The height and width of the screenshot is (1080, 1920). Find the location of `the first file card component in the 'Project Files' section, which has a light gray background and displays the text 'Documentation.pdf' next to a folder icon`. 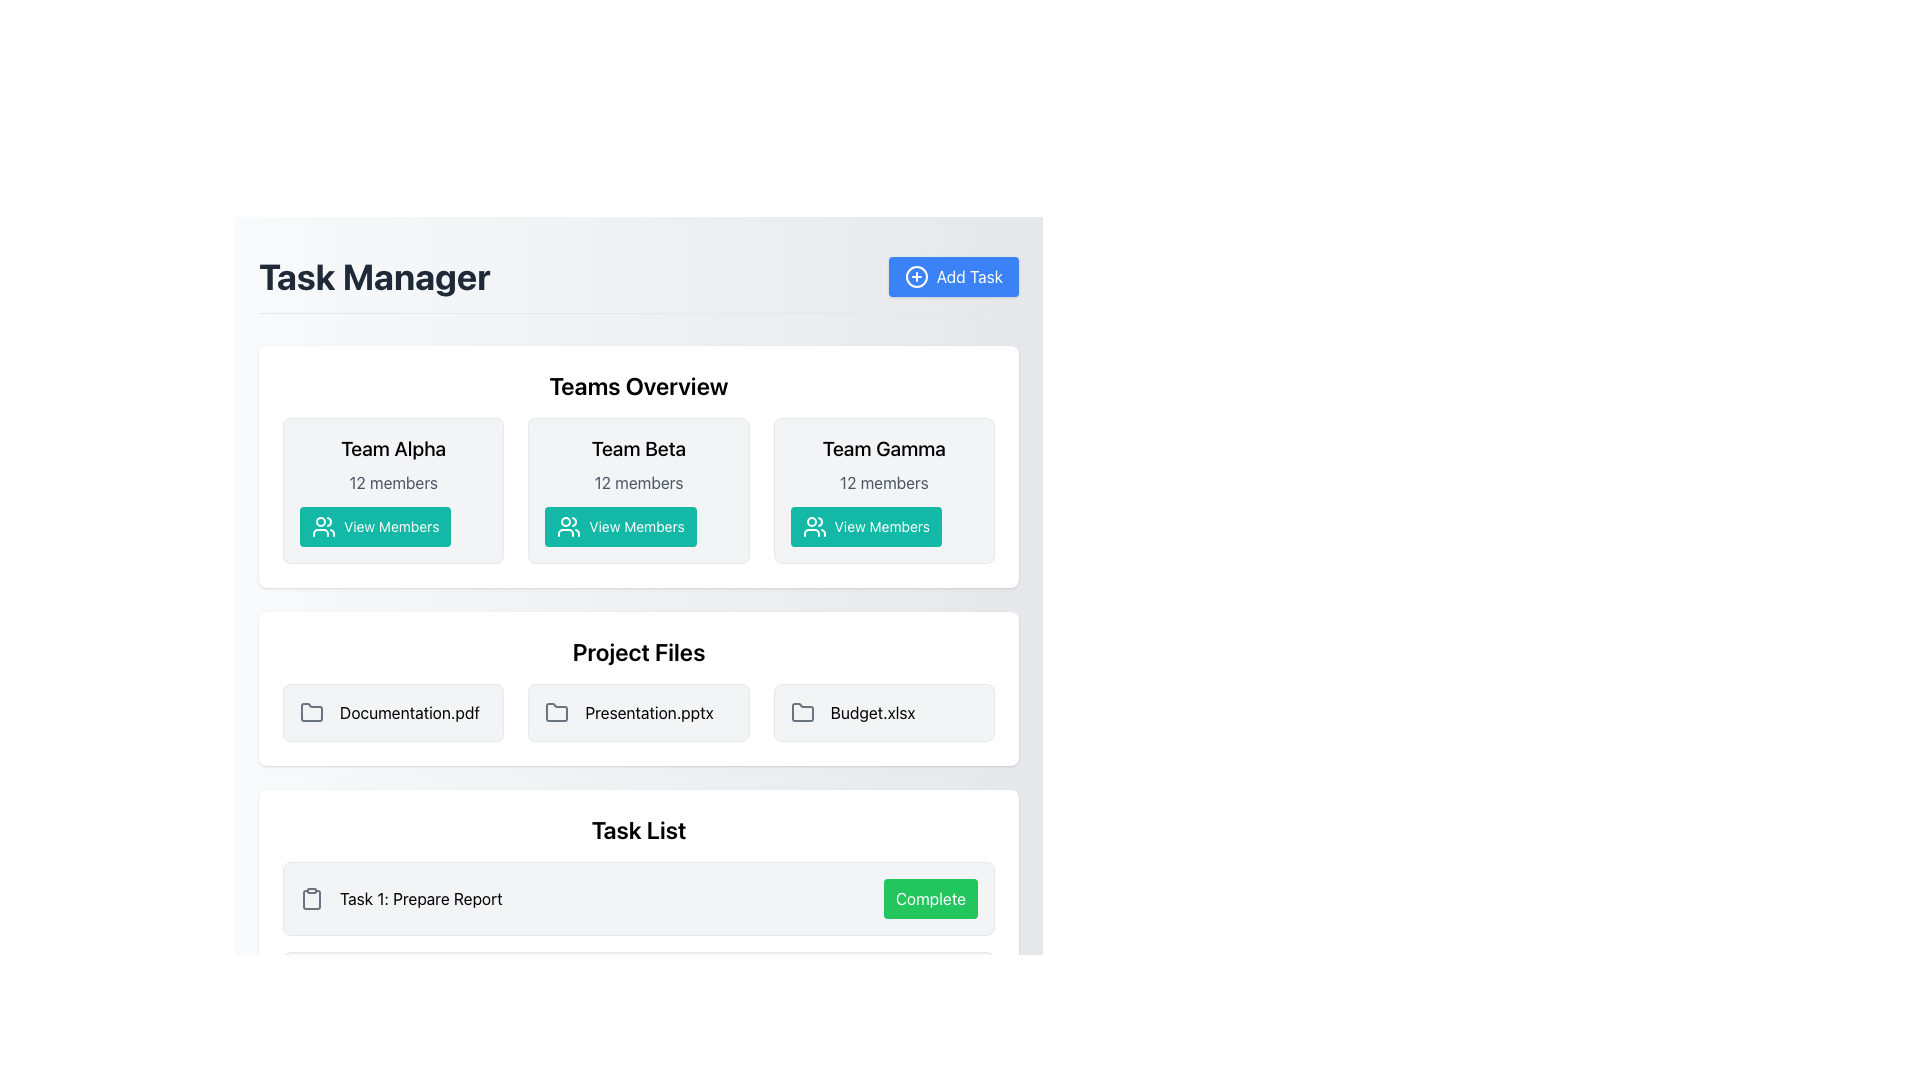

the first file card component in the 'Project Files' section, which has a light gray background and displays the text 'Documentation.pdf' next to a folder icon is located at coordinates (393, 712).